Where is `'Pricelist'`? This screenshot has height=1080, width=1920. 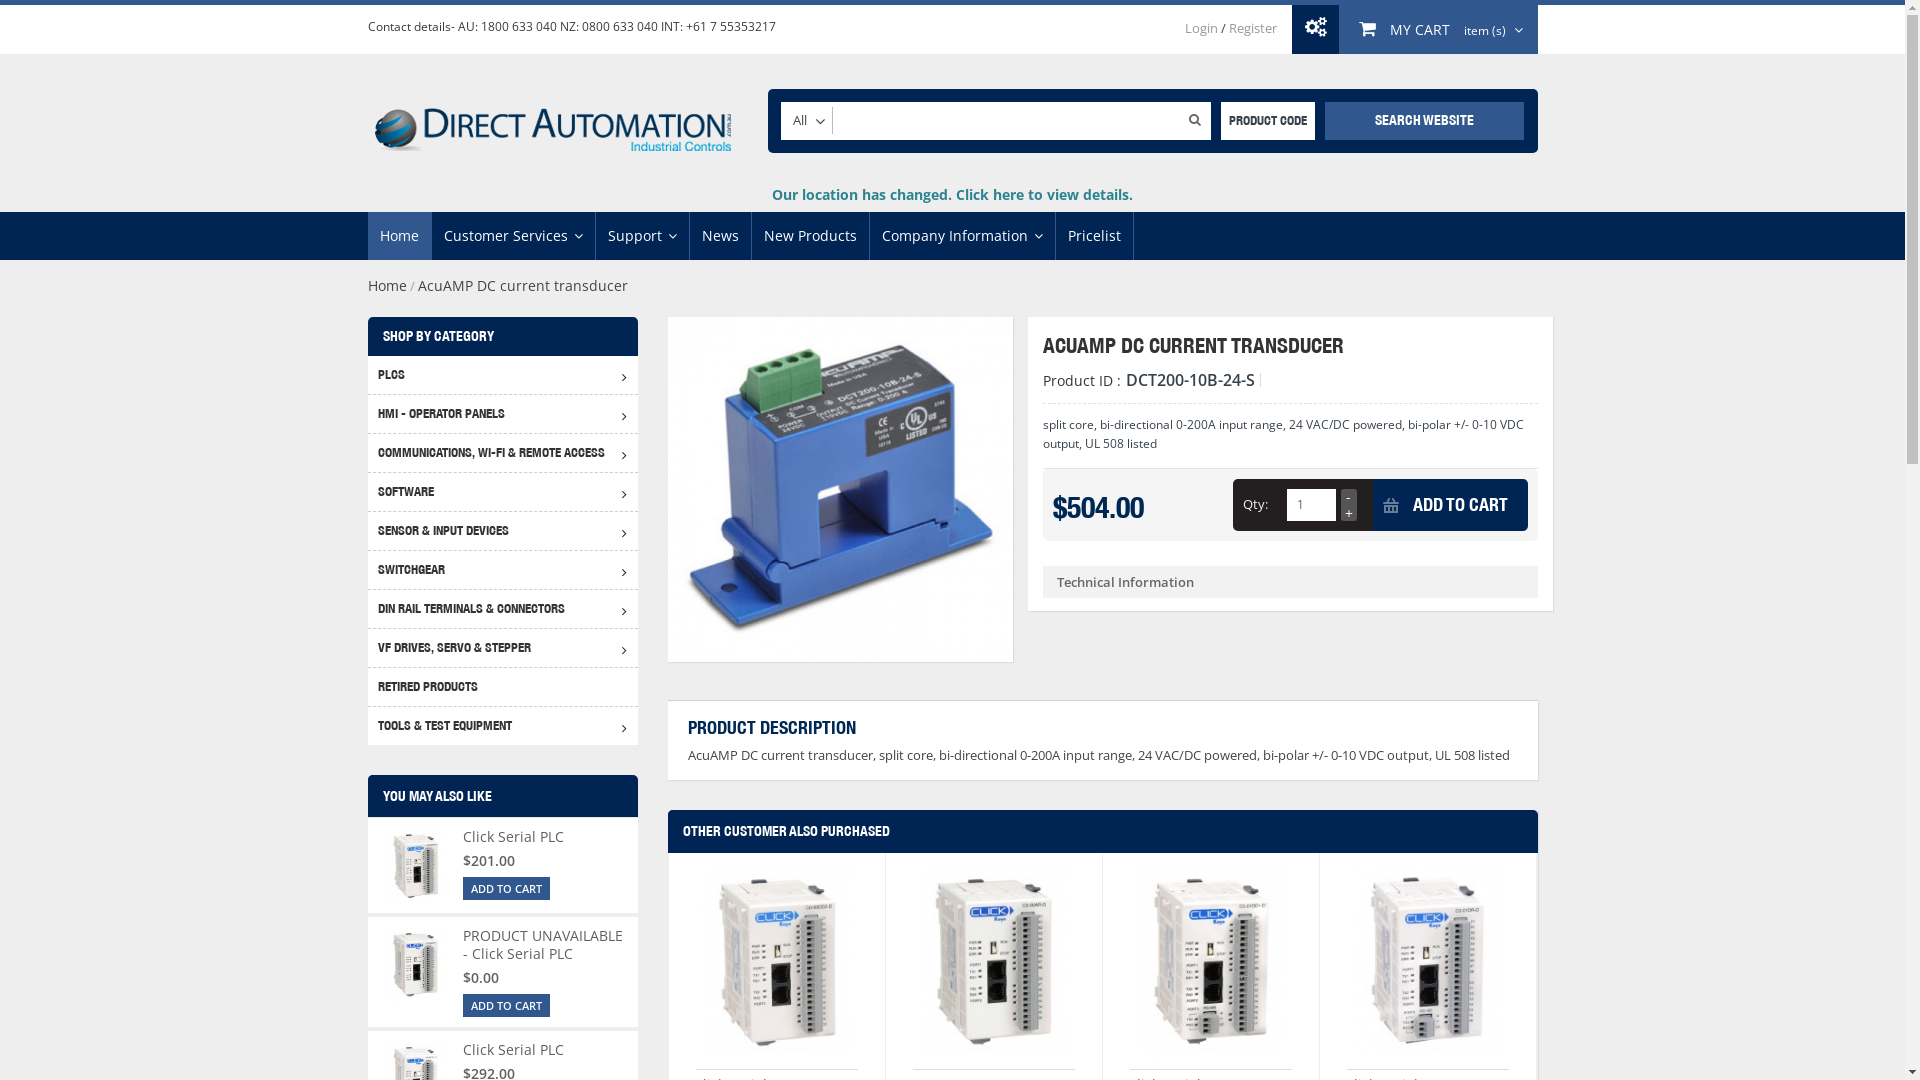
'Pricelist' is located at coordinates (1093, 234).